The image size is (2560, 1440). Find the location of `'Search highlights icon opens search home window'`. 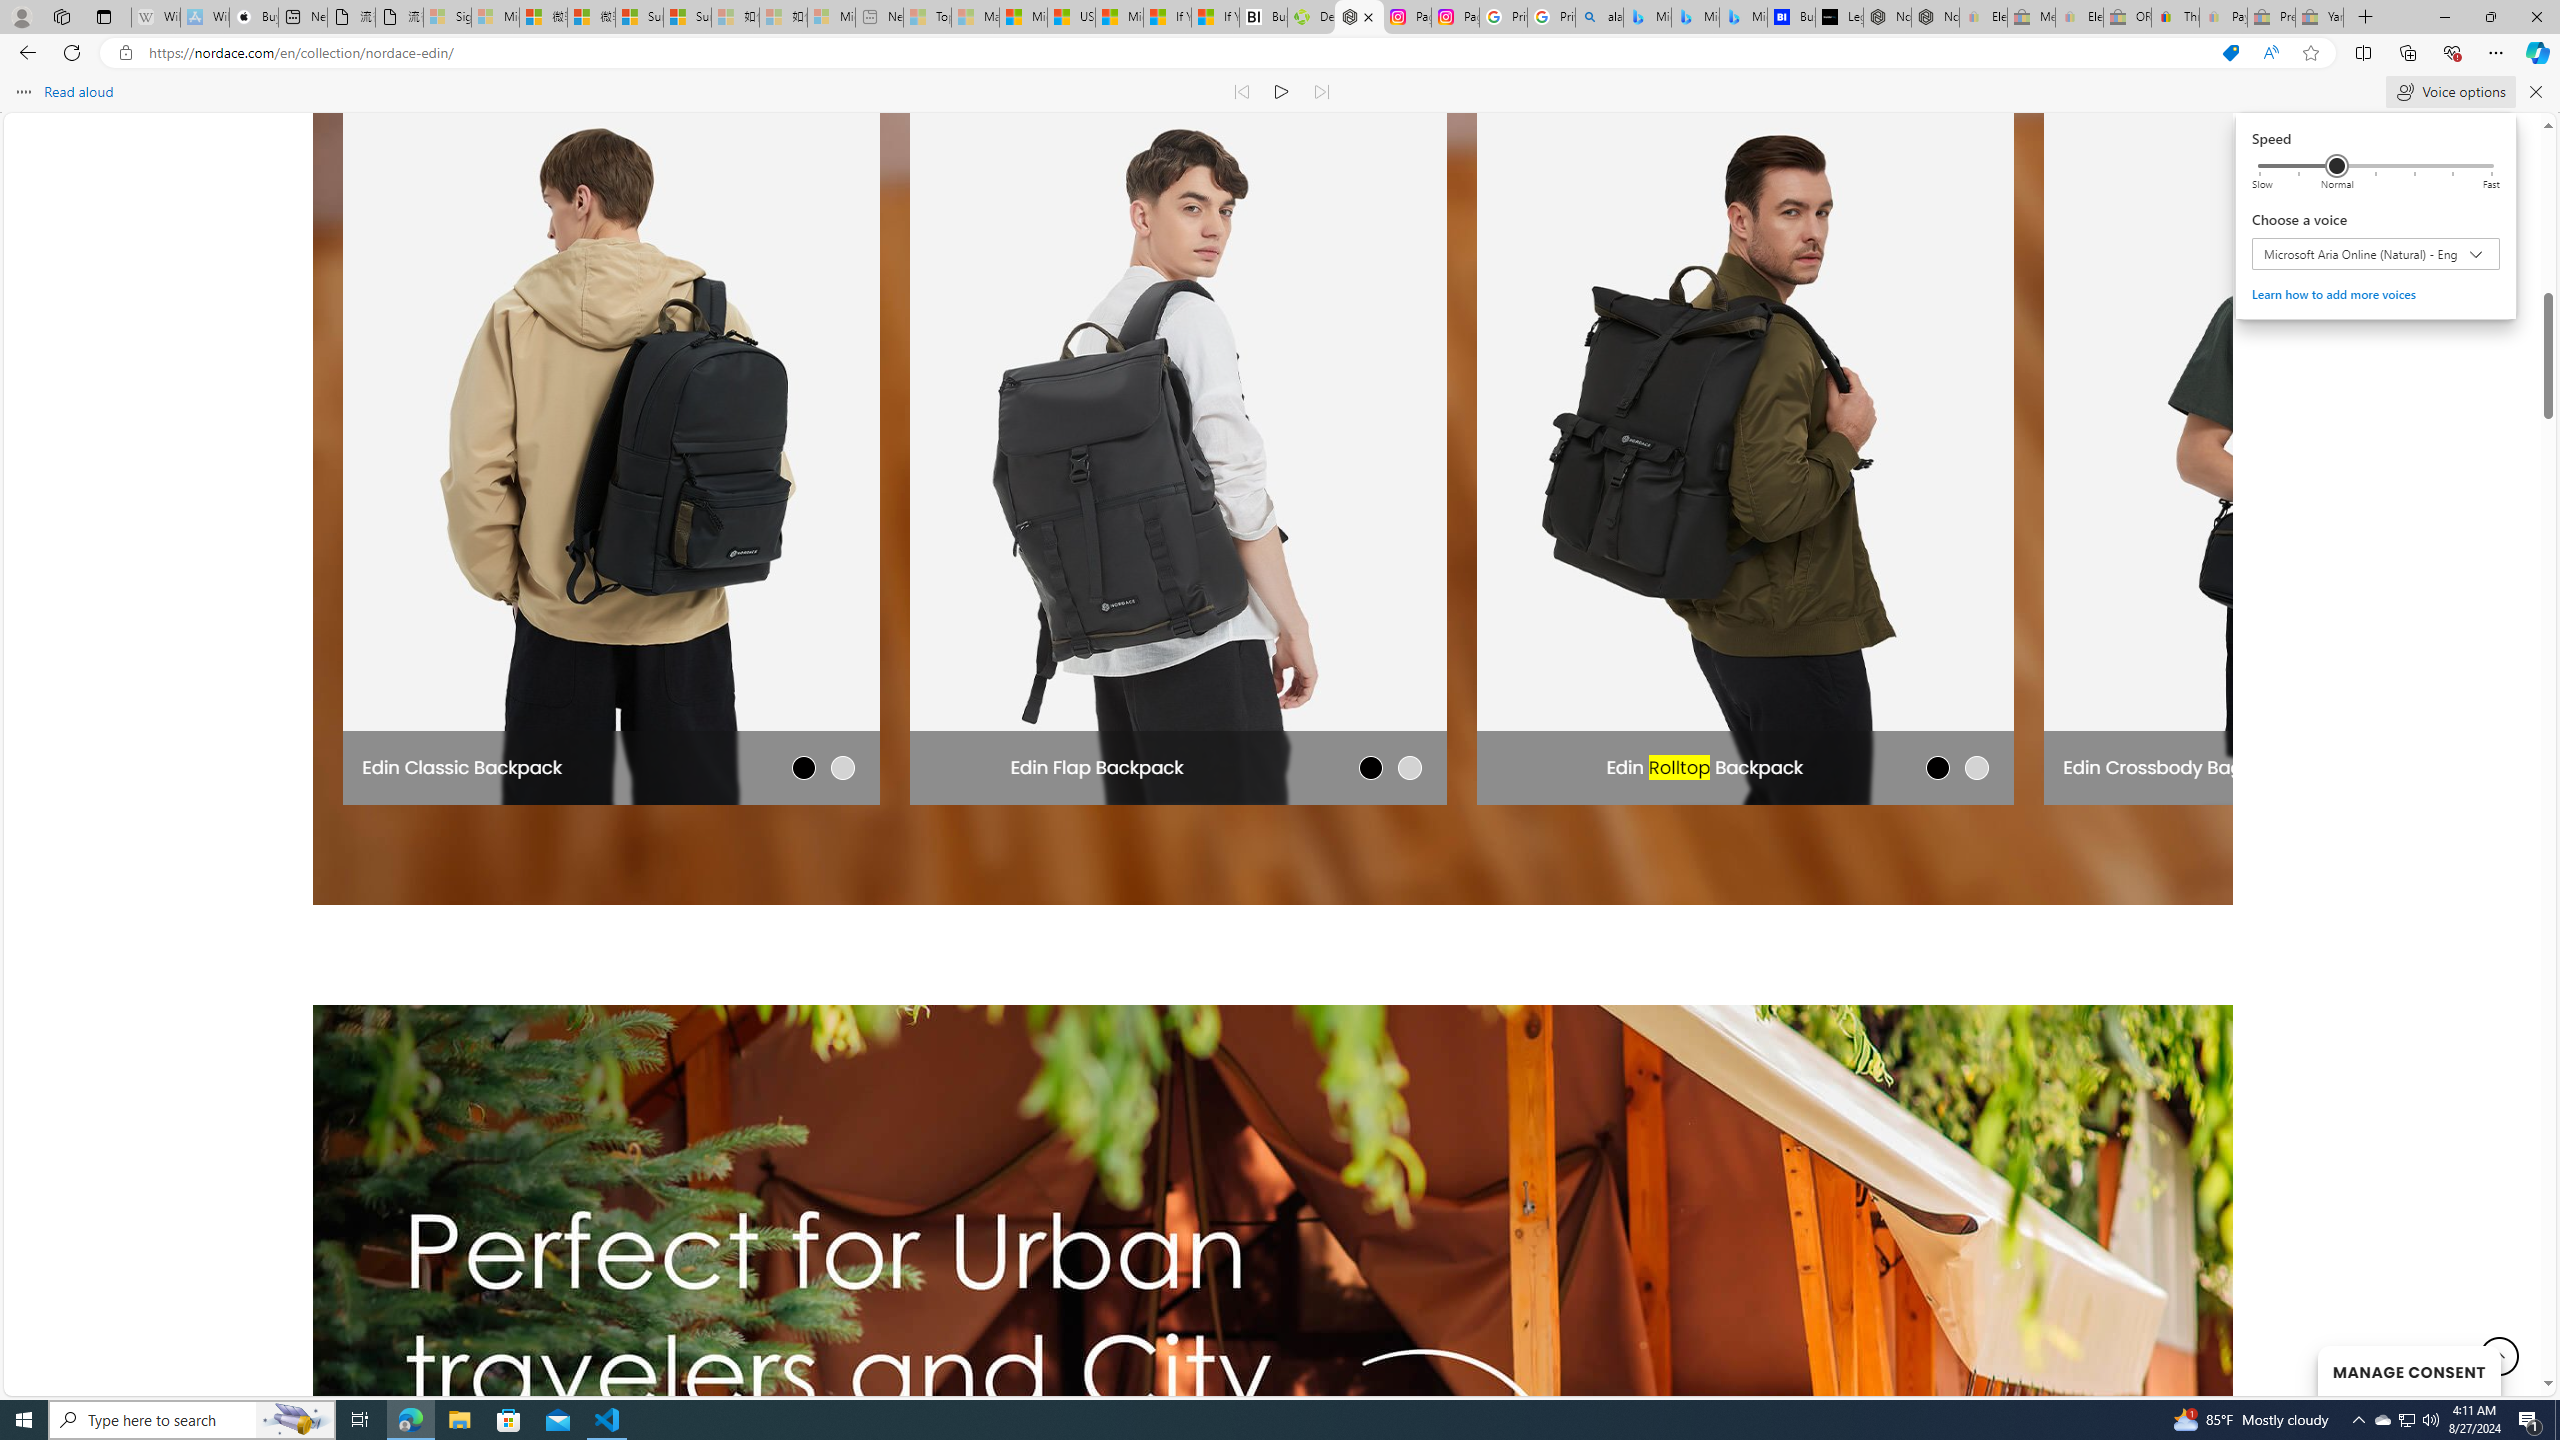

'Search highlights icon opens search home window' is located at coordinates (294, 1418).